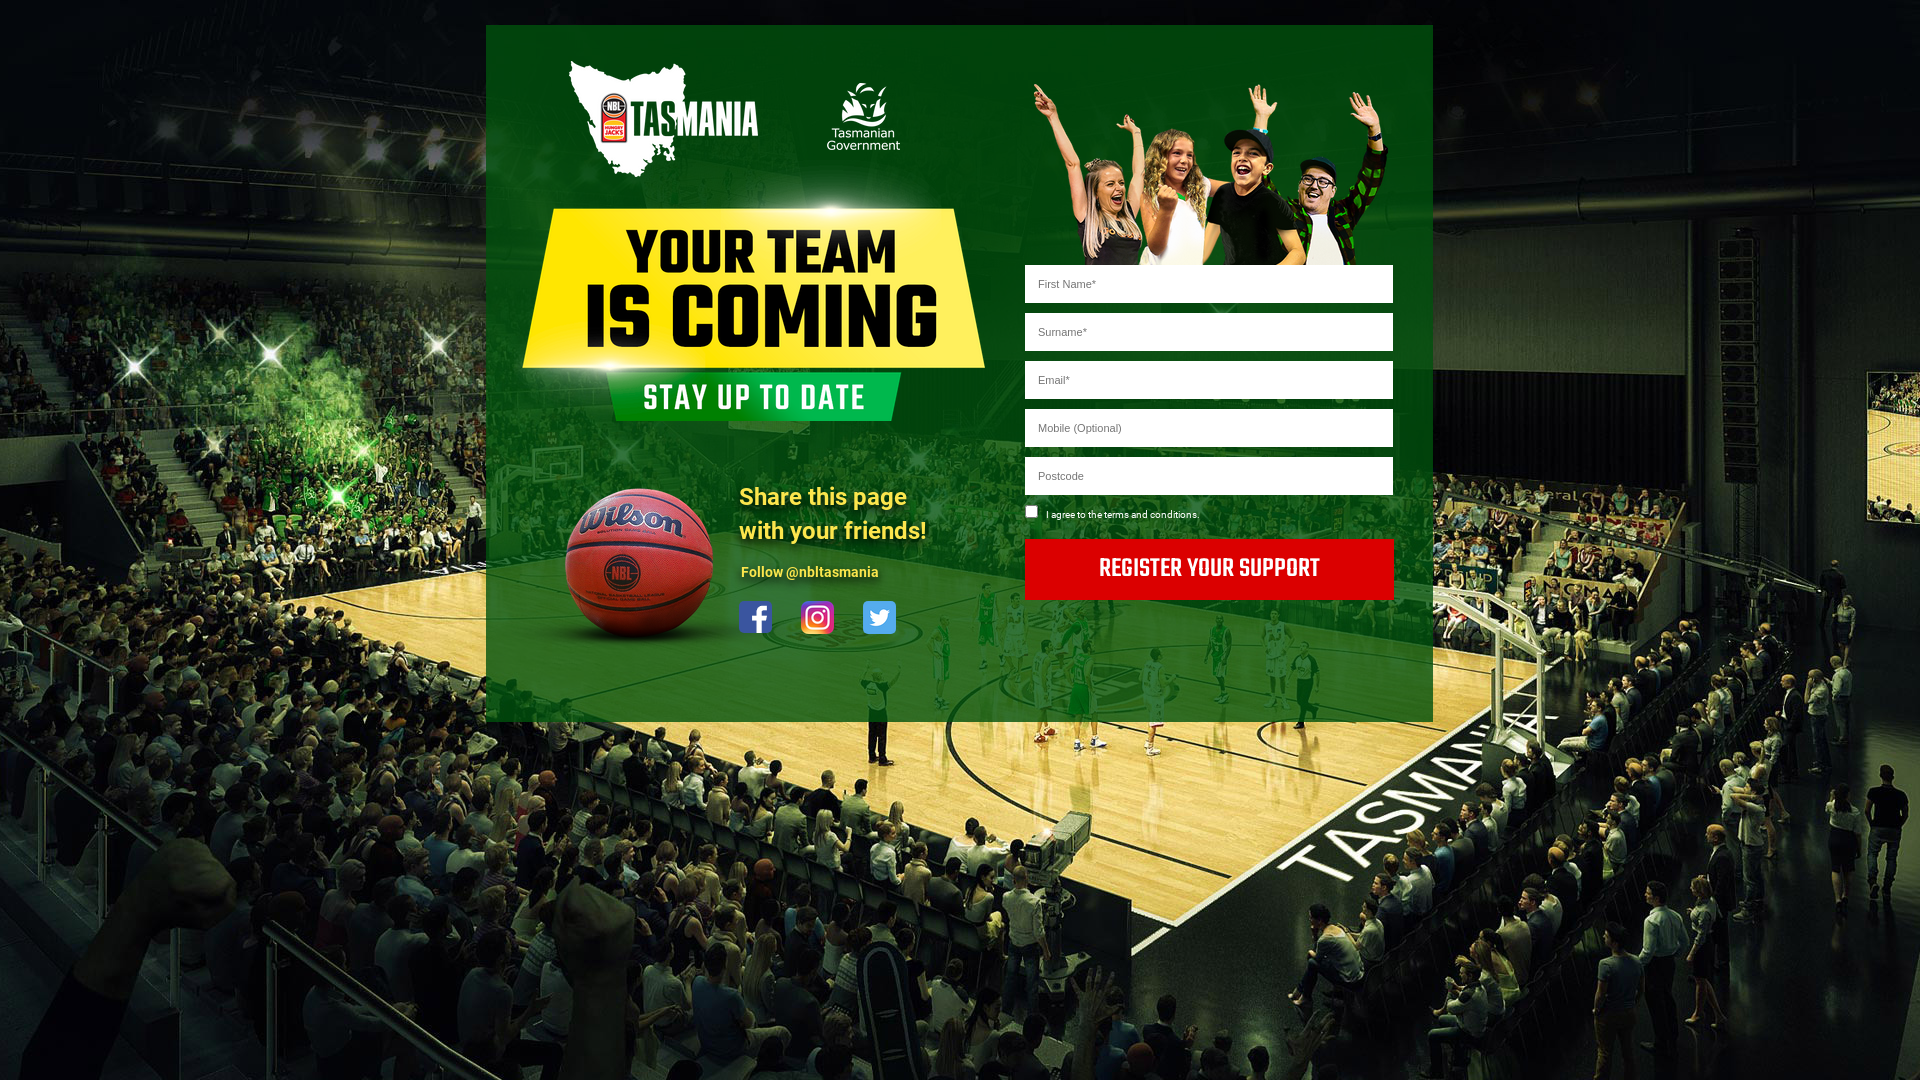  Describe the element at coordinates (1152, 512) in the screenshot. I see `'terms and conditions.'` at that location.